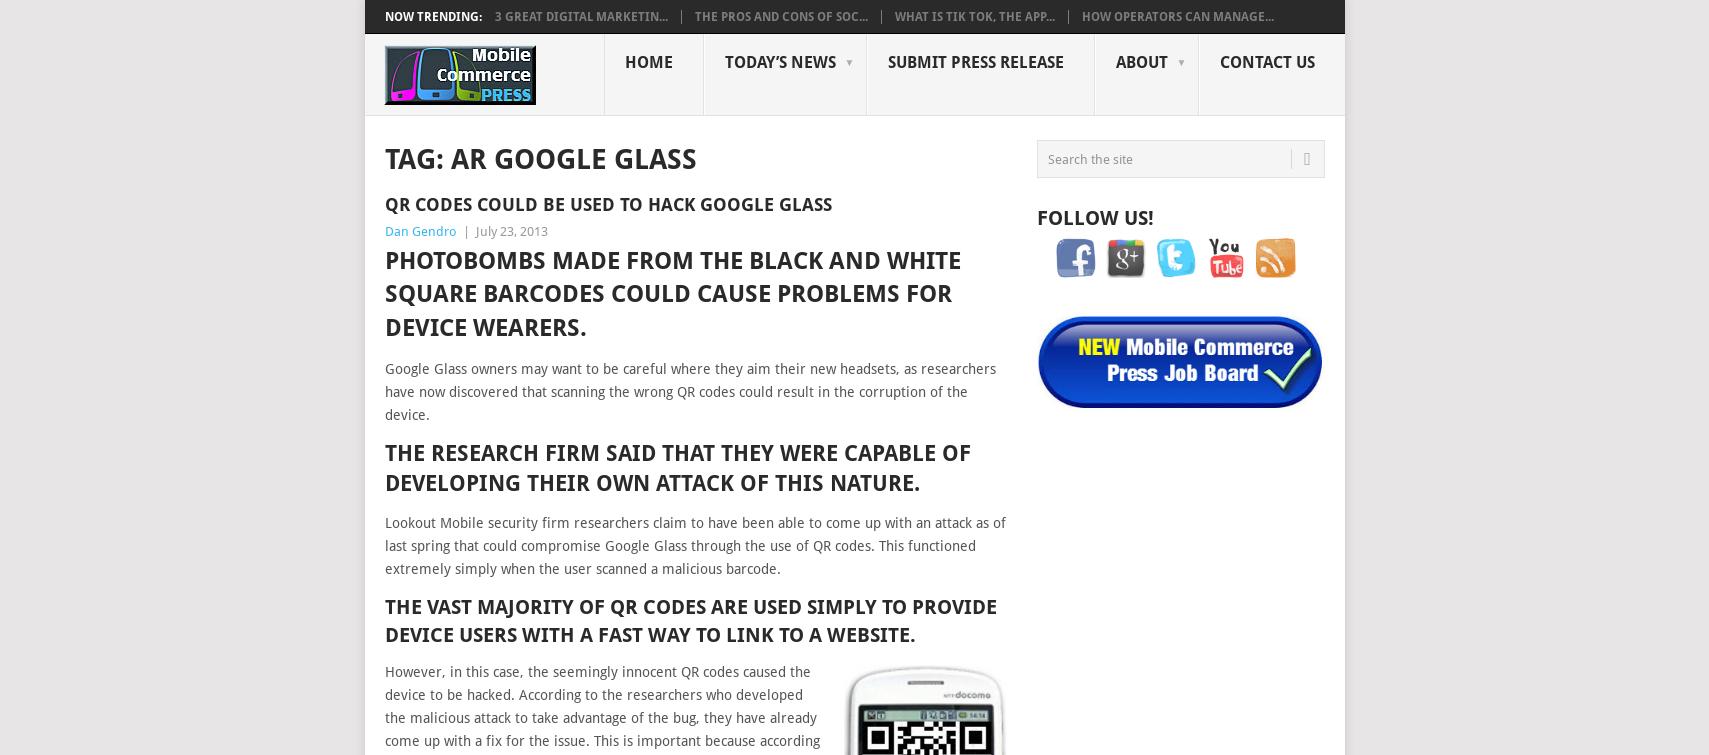  What do you see at coordinates (886, 62) in the screenshot?
I see `'Submit Press Release'` at bounding box center [886, 62].